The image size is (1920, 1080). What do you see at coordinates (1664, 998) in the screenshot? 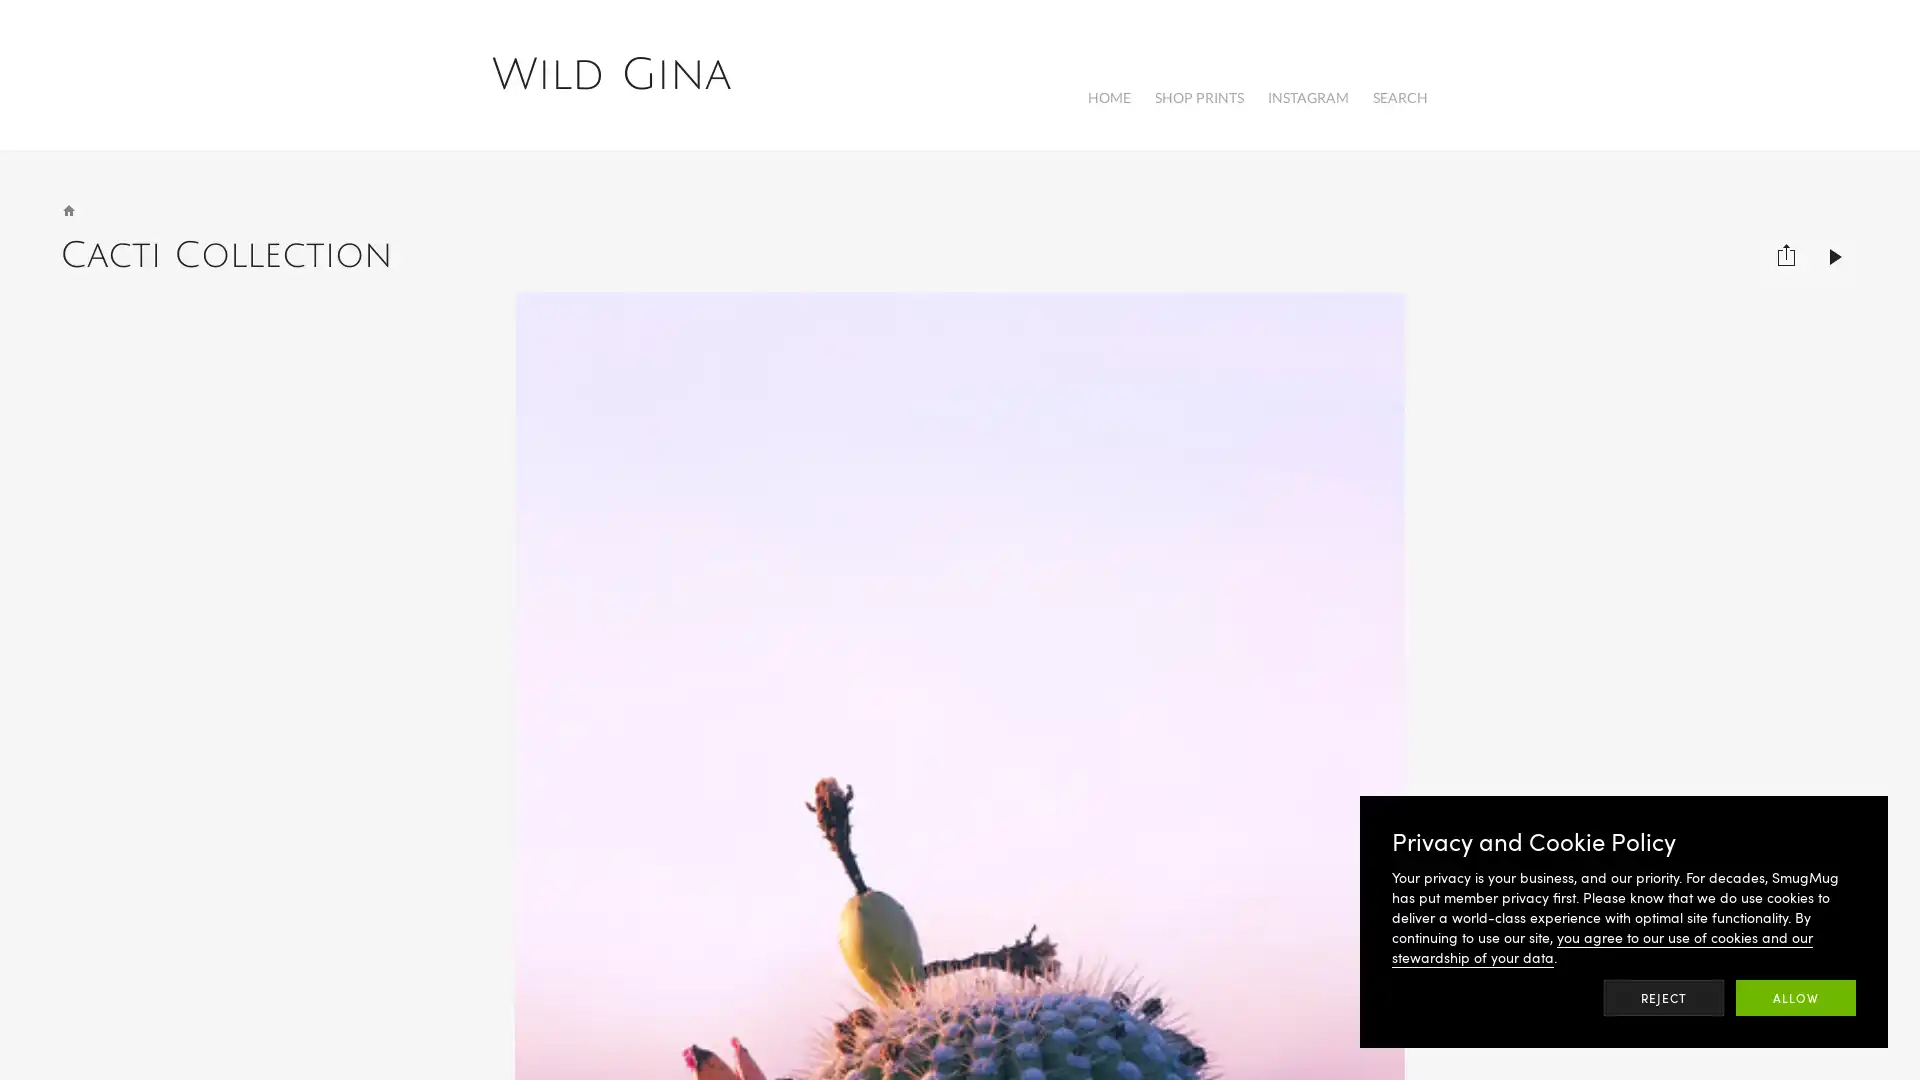
I see `REJECT` at bounding box center [1664, 998].